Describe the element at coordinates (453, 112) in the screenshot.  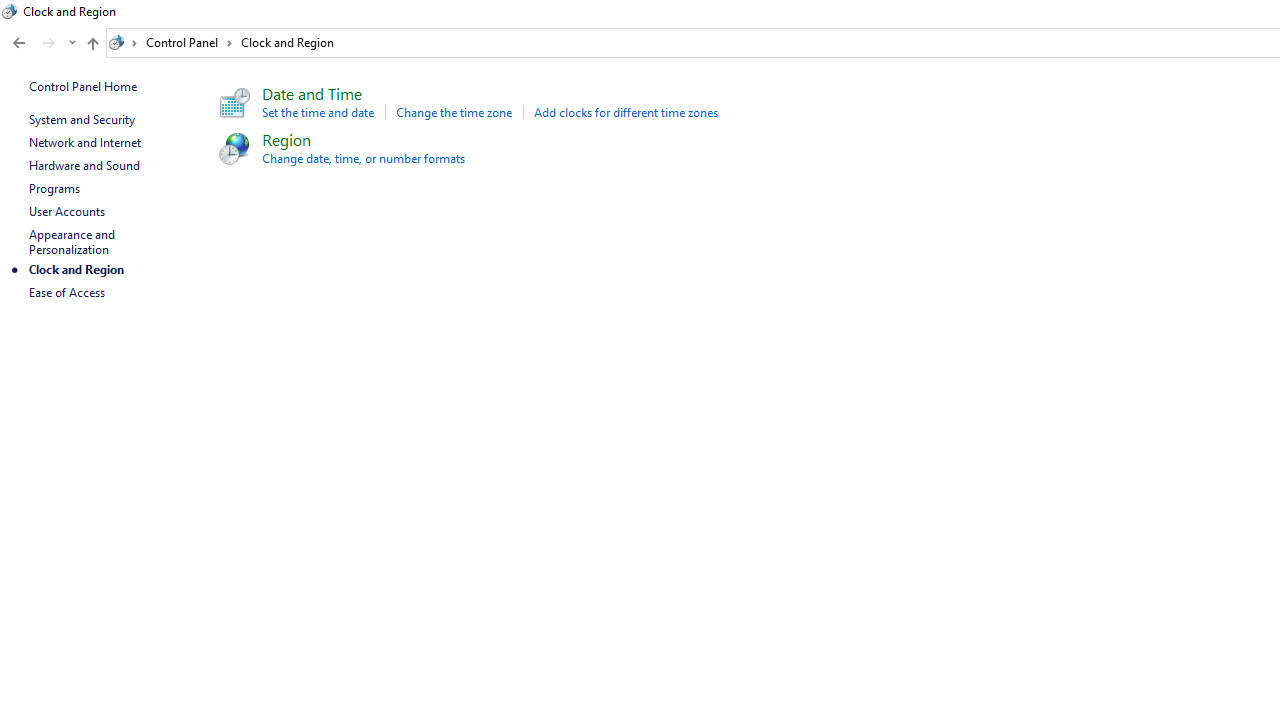
I see `'Change the time zone'` at that location.